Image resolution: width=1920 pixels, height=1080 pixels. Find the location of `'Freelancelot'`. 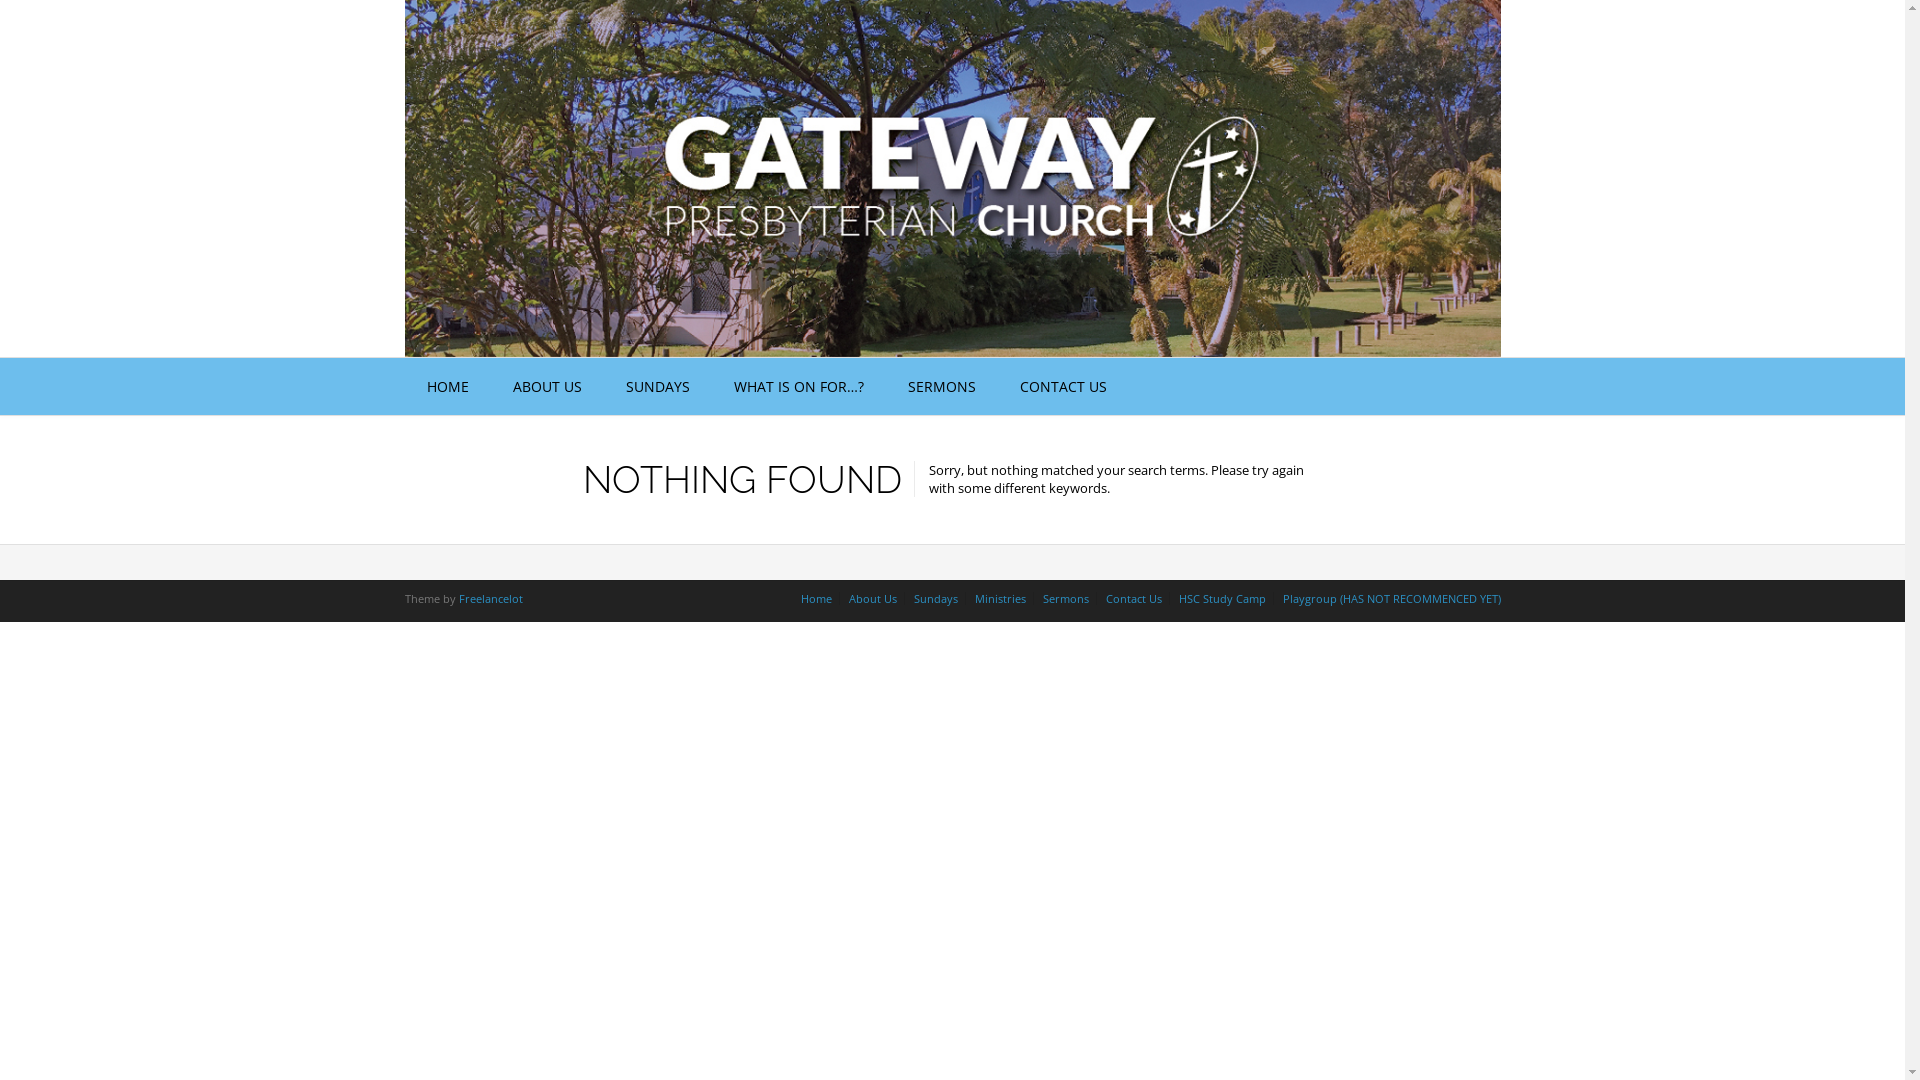

'Freelancelot' is located at coordinates (489, 597).